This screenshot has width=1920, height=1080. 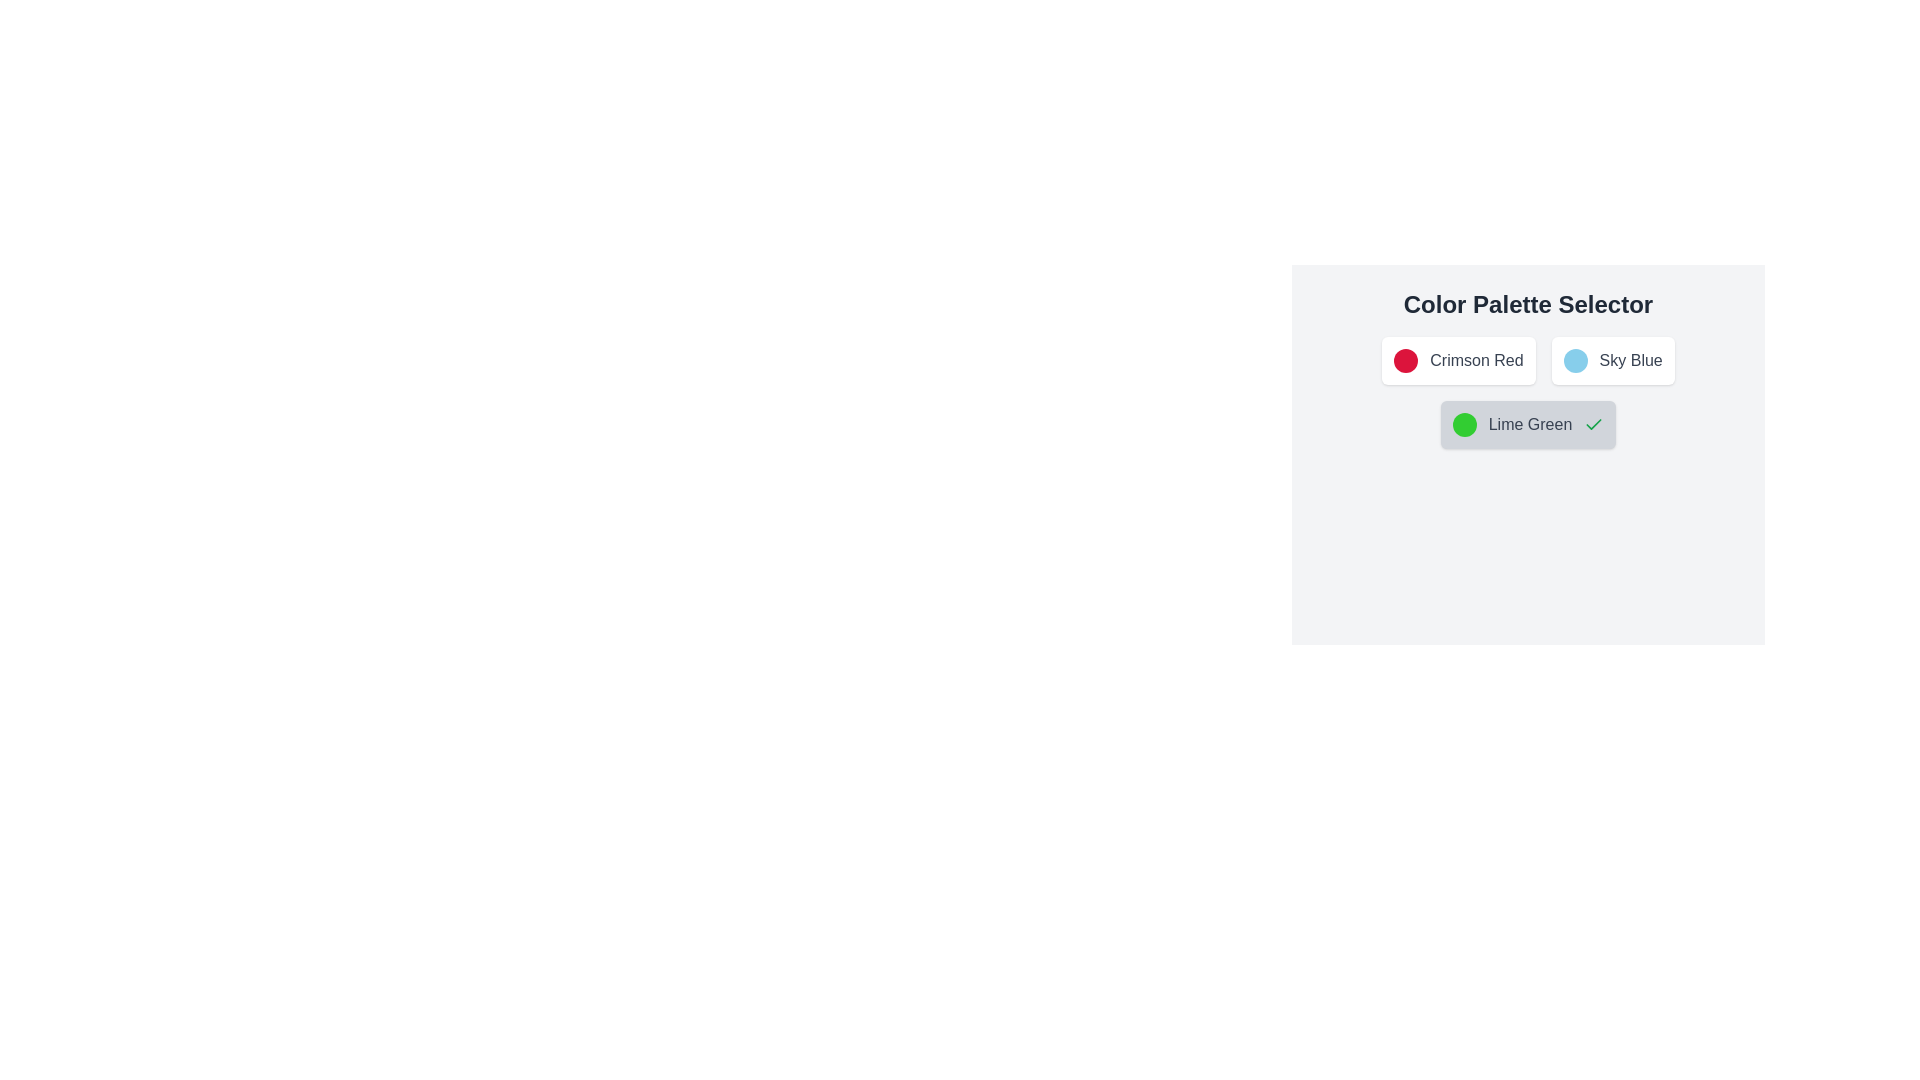 What do you see at coordinates (1613, 361) in the screenshot?
I see `the color palette item corresponding to Sky Blue to toggle its selection state` at bounding box center [1613, 361].